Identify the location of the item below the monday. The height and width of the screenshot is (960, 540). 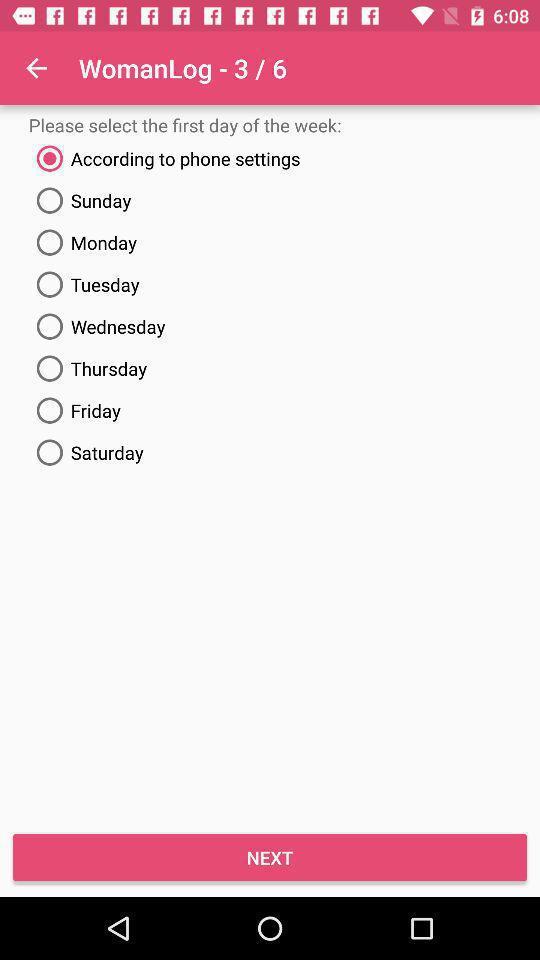
(270, 283).